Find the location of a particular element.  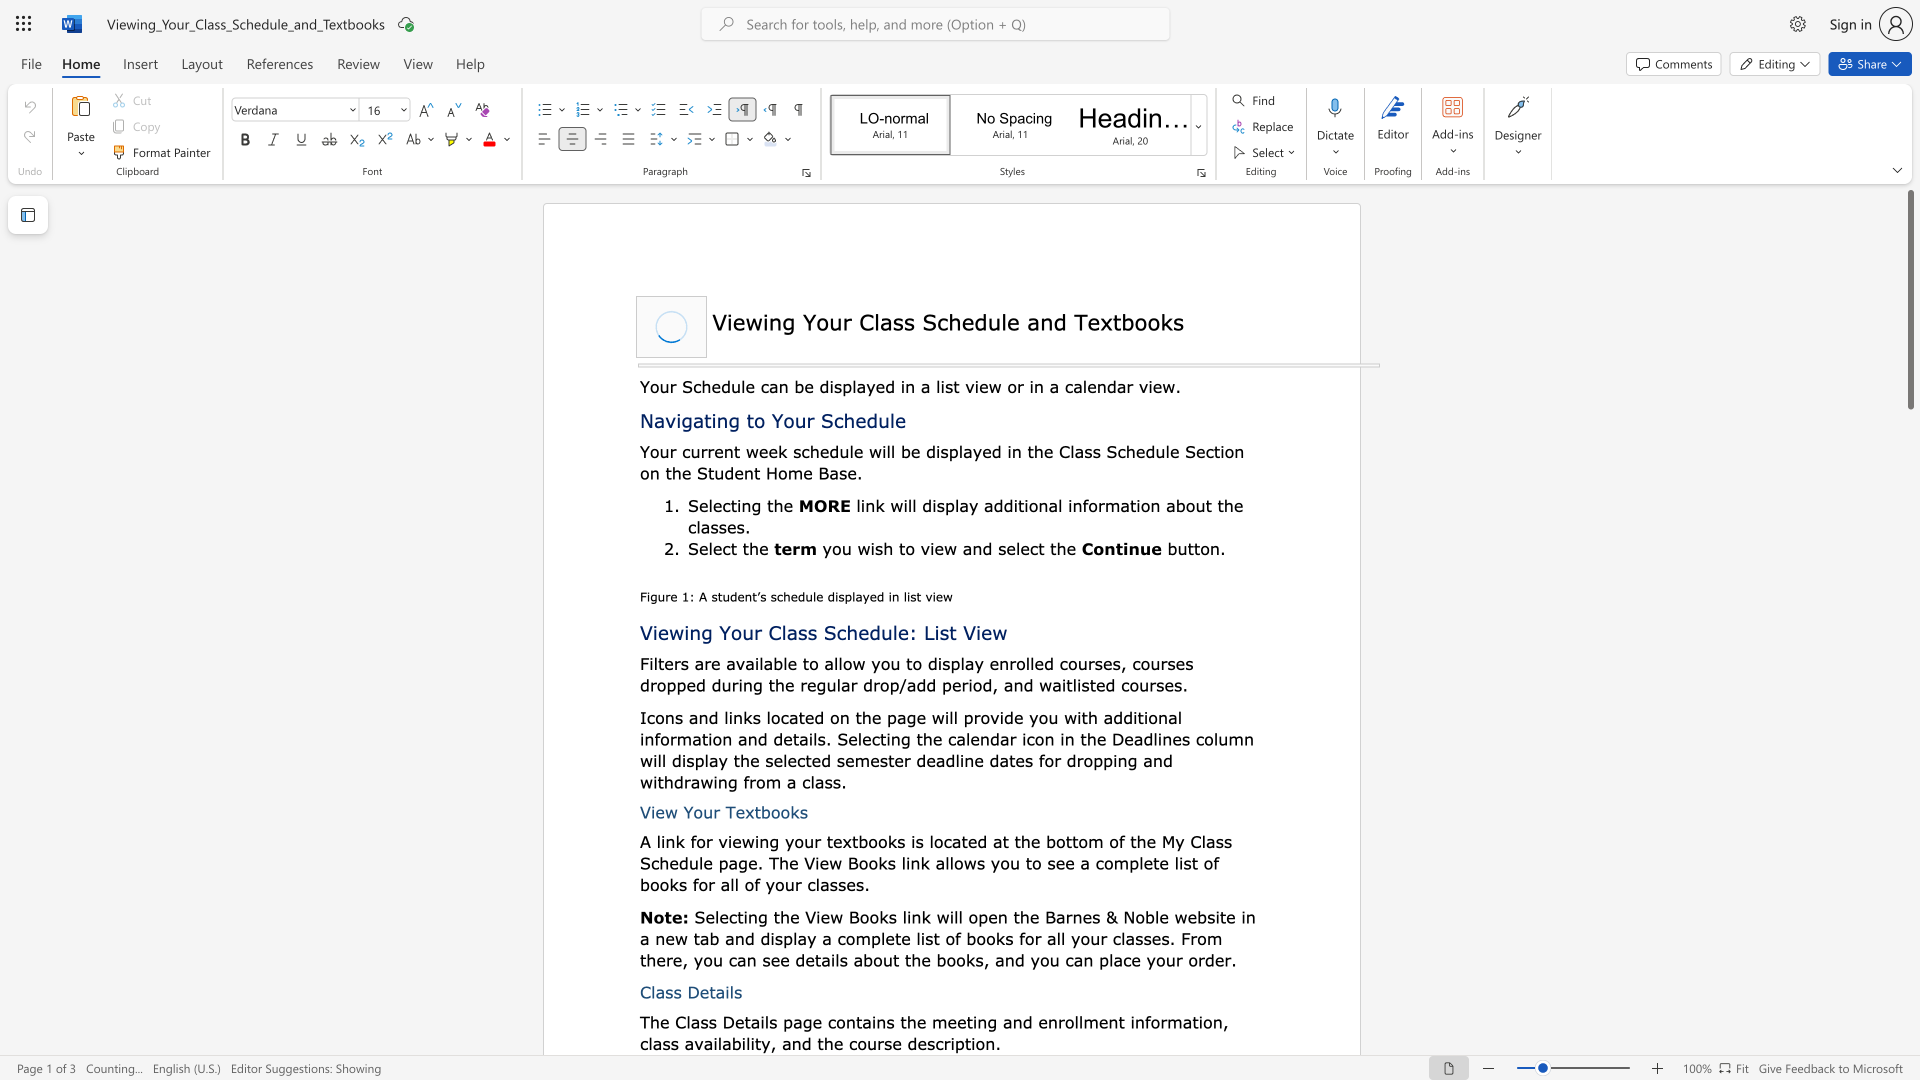

the scrollbar to scroll downward is located at coordinates (1909, 499).